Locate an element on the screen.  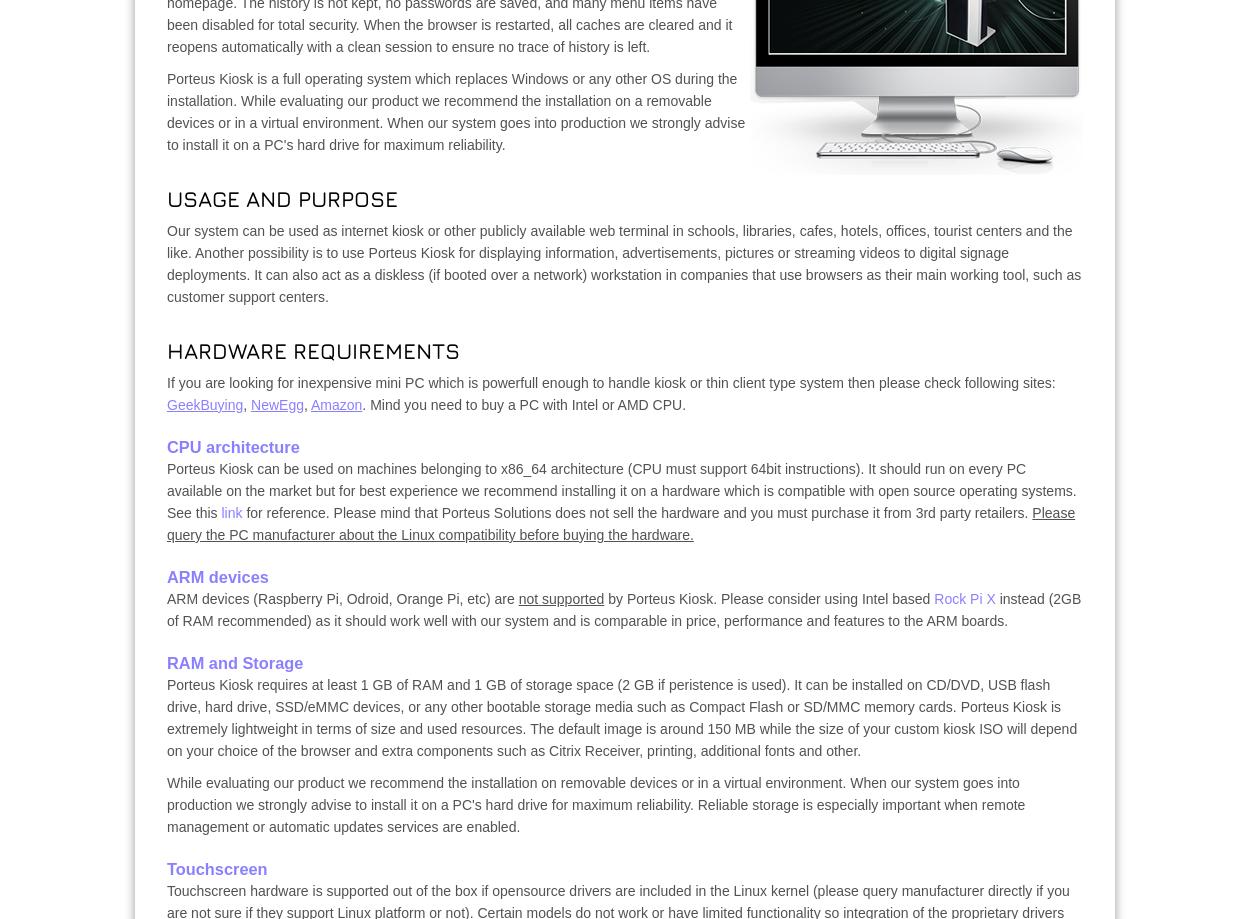
'link' is located at coordinates (230, 511).